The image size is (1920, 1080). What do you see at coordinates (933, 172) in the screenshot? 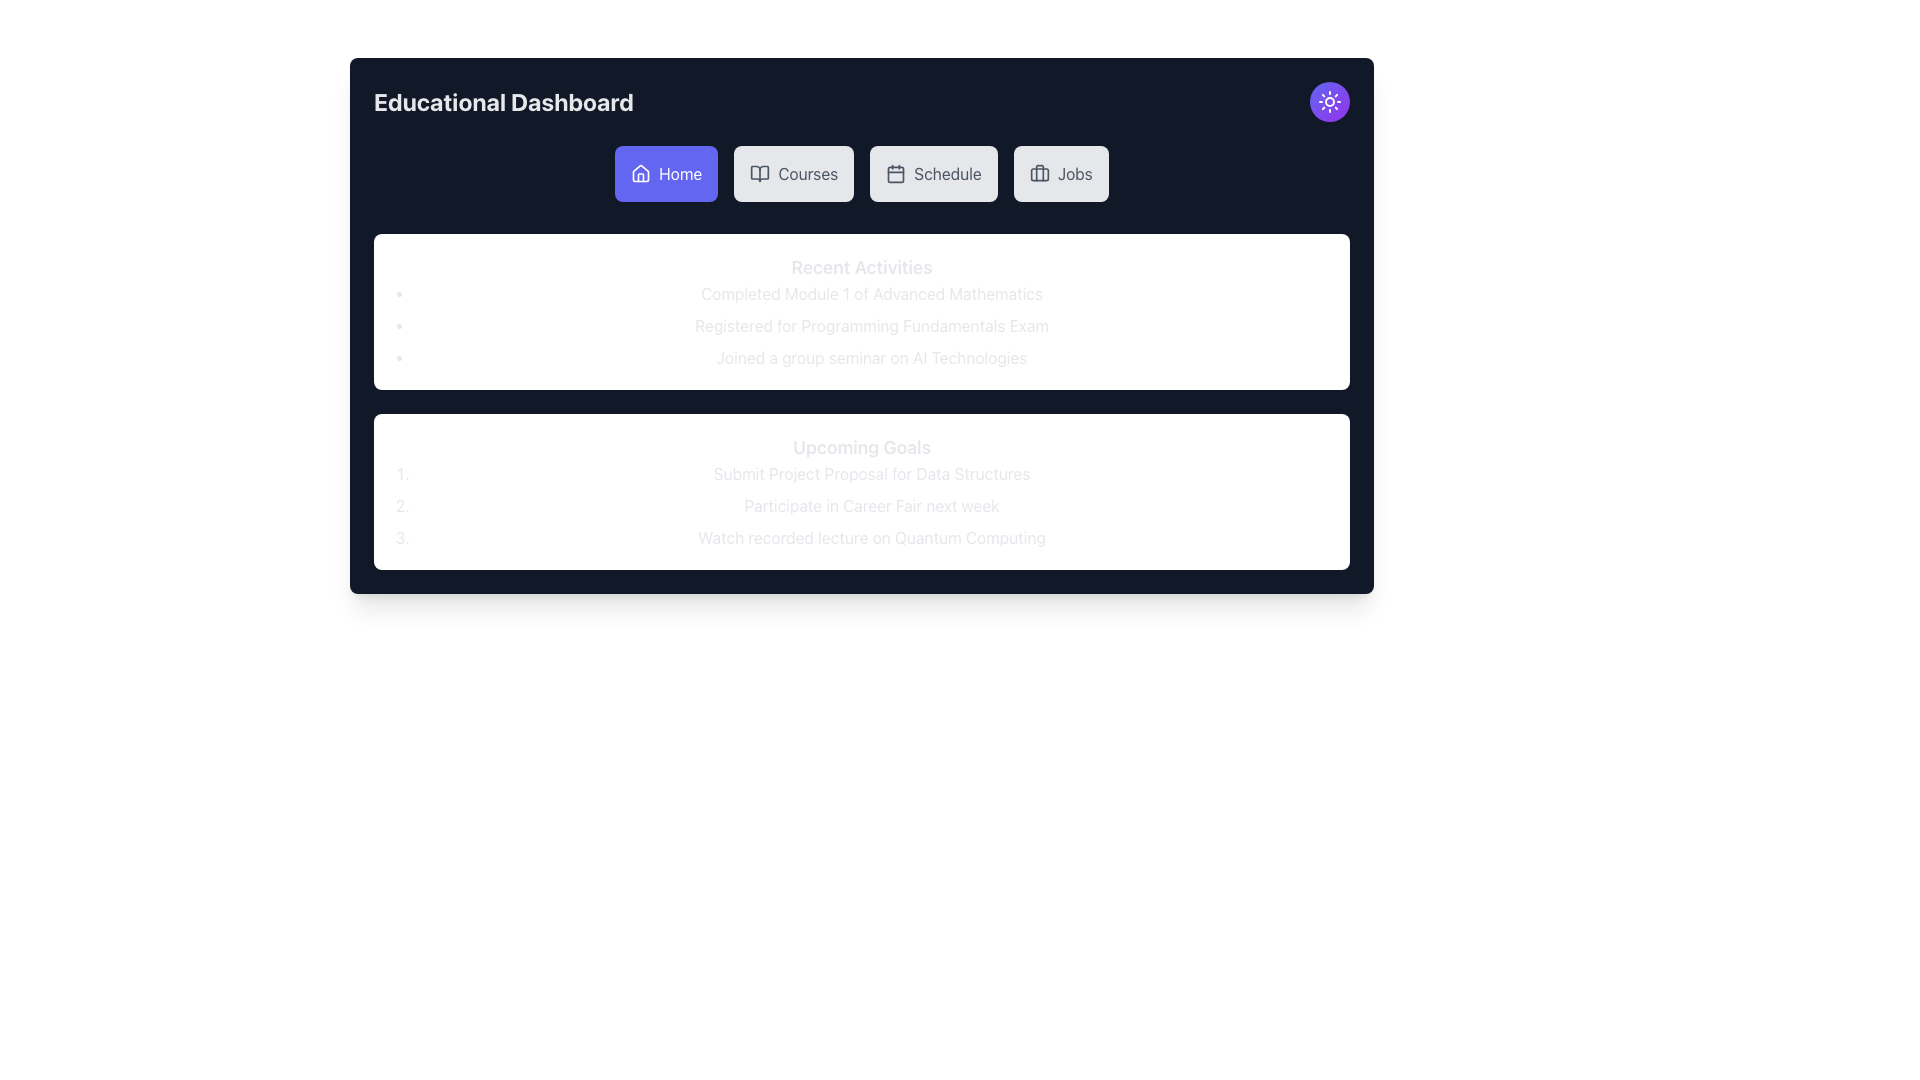
I see `the schedule navigation button, which is the third button in a group of four buttons` at bounding box center [933, 172].